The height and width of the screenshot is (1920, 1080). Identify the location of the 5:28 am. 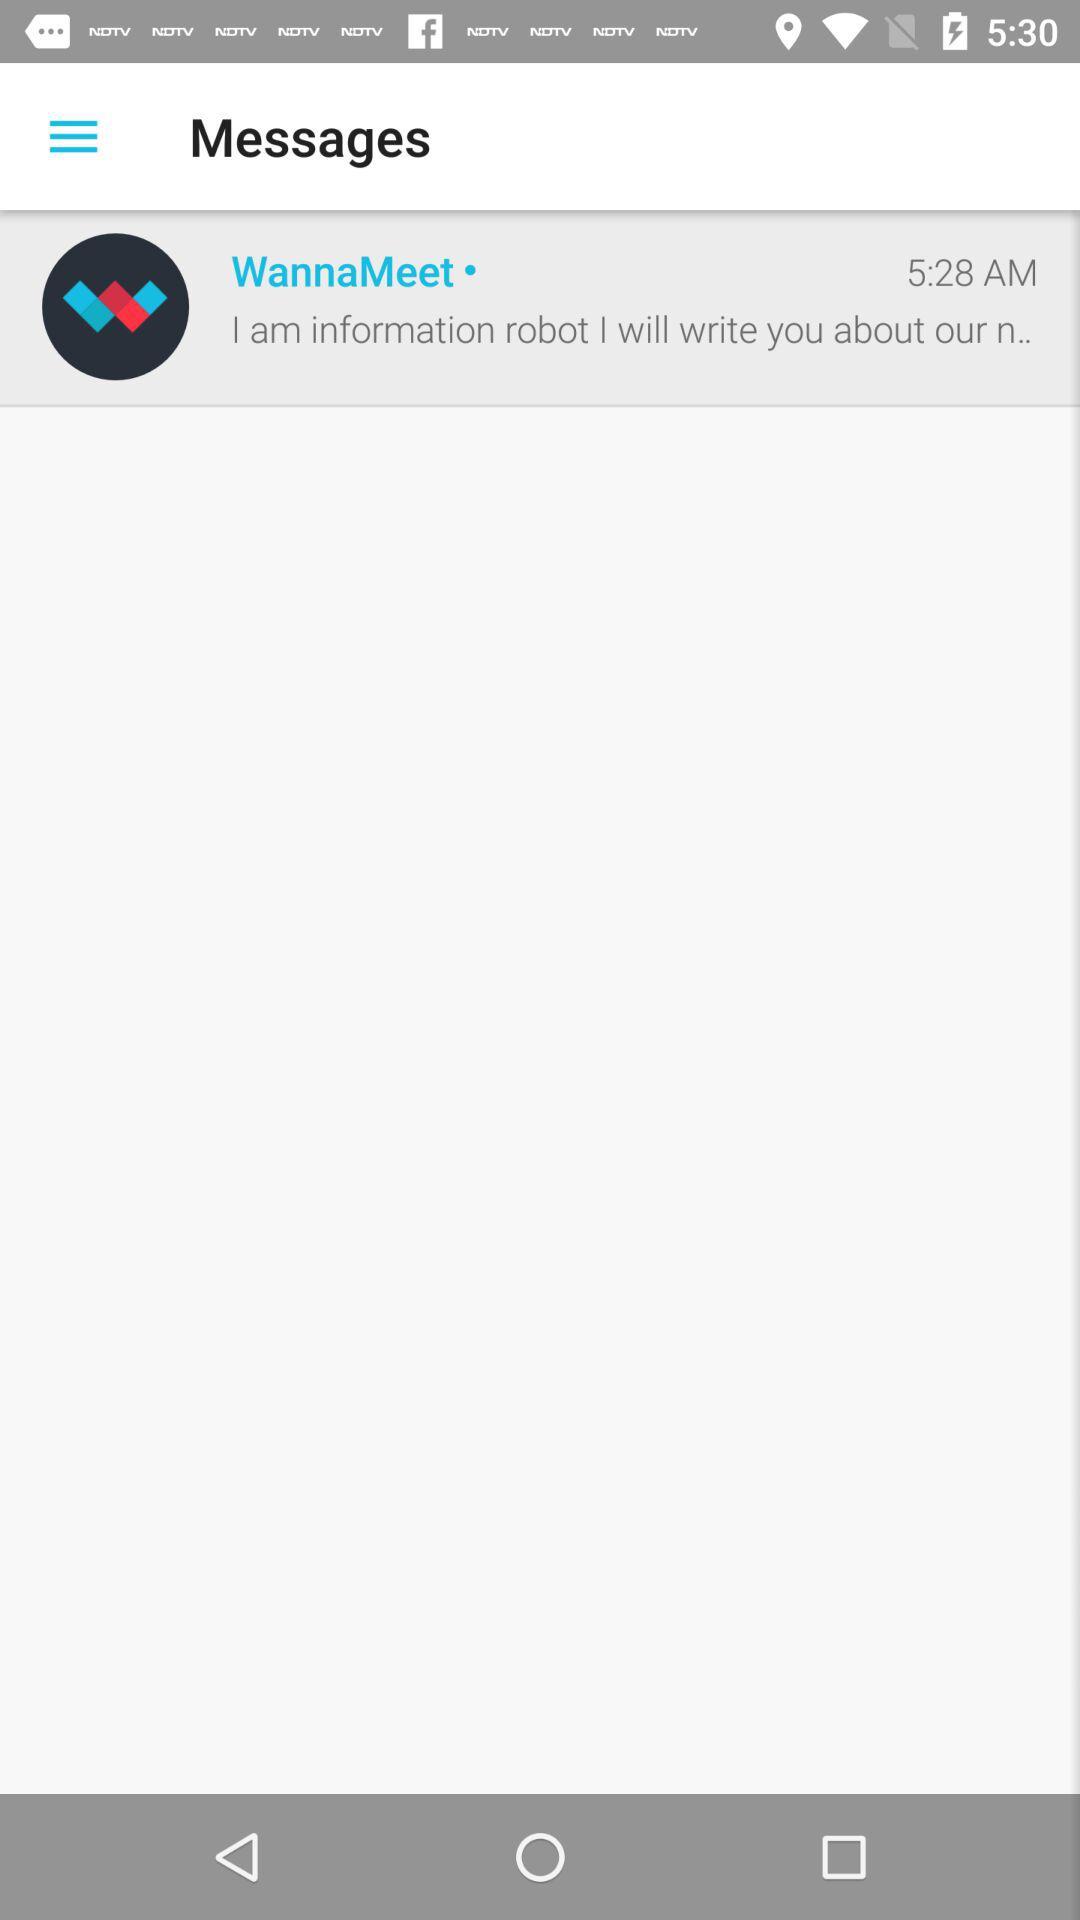
(971, 270).